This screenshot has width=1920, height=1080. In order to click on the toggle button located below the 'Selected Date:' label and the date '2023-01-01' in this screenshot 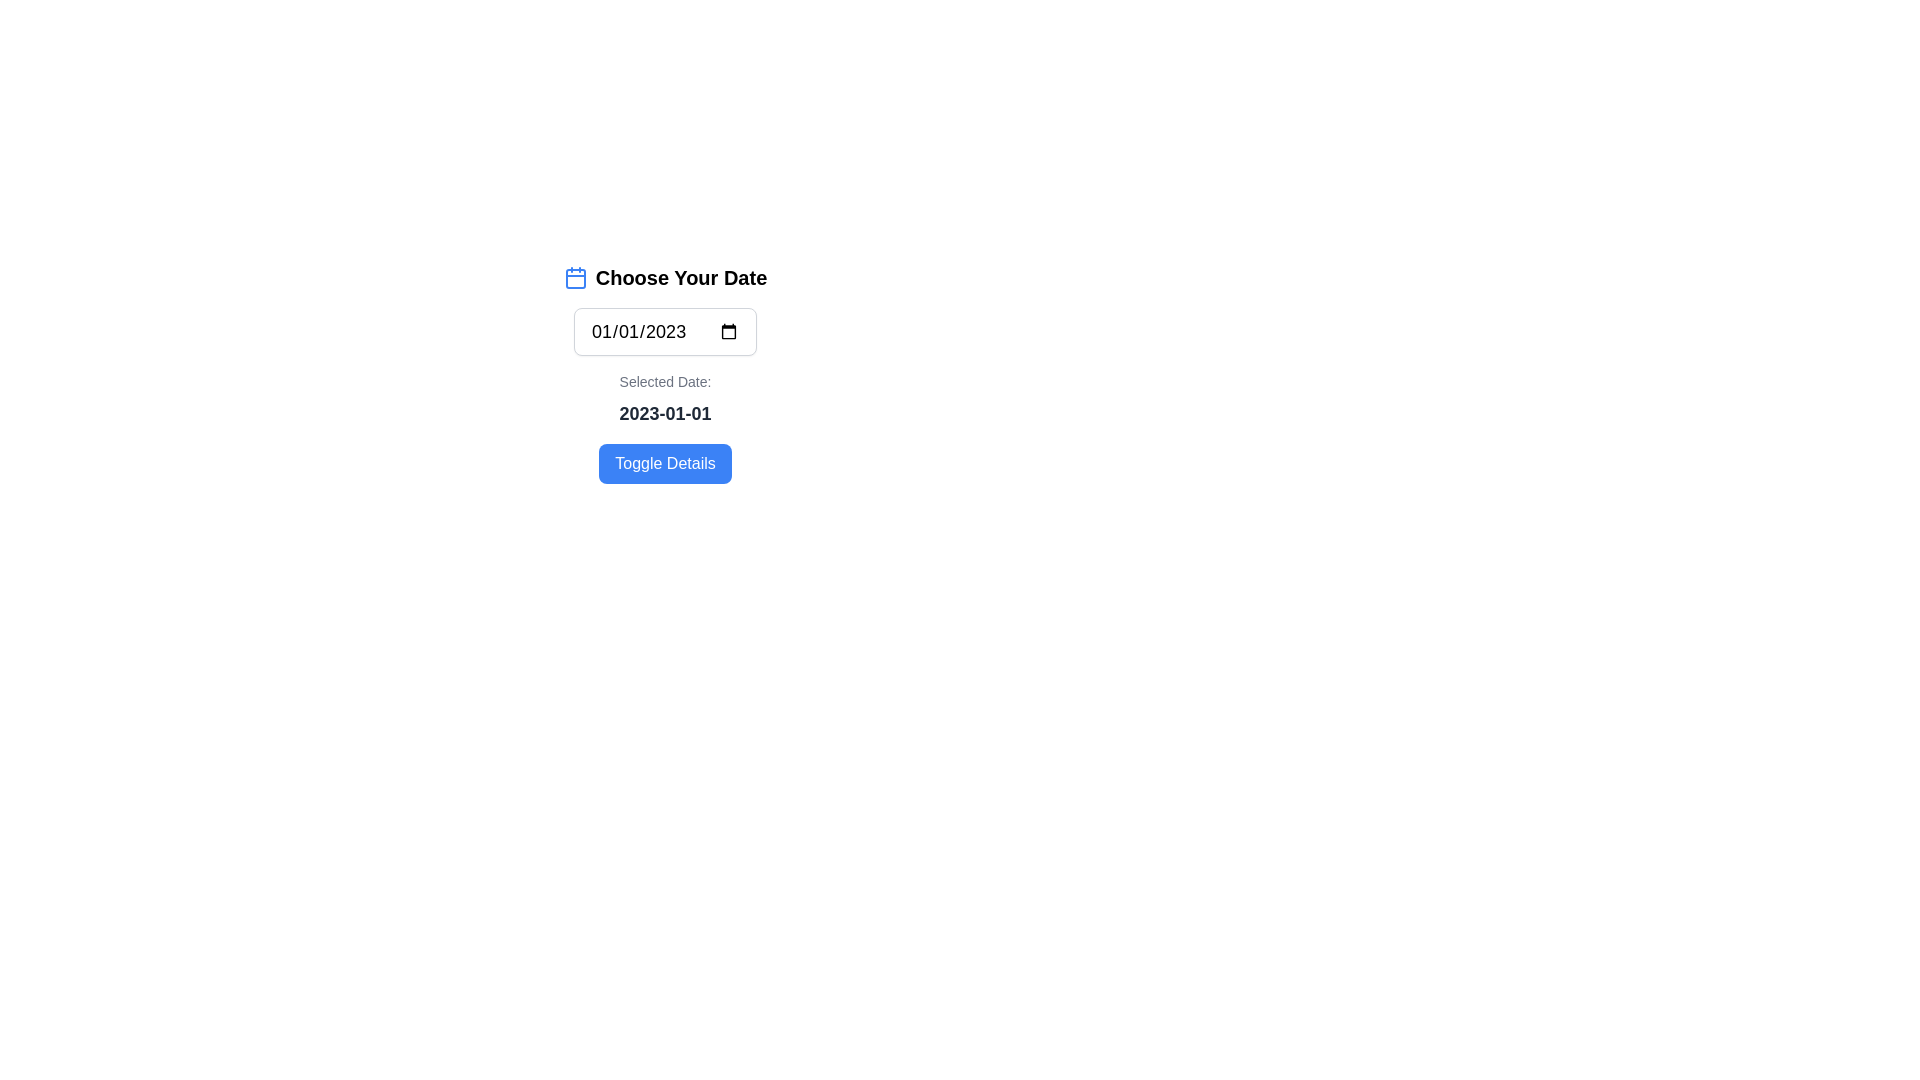, I will do `click(665, 463)`.